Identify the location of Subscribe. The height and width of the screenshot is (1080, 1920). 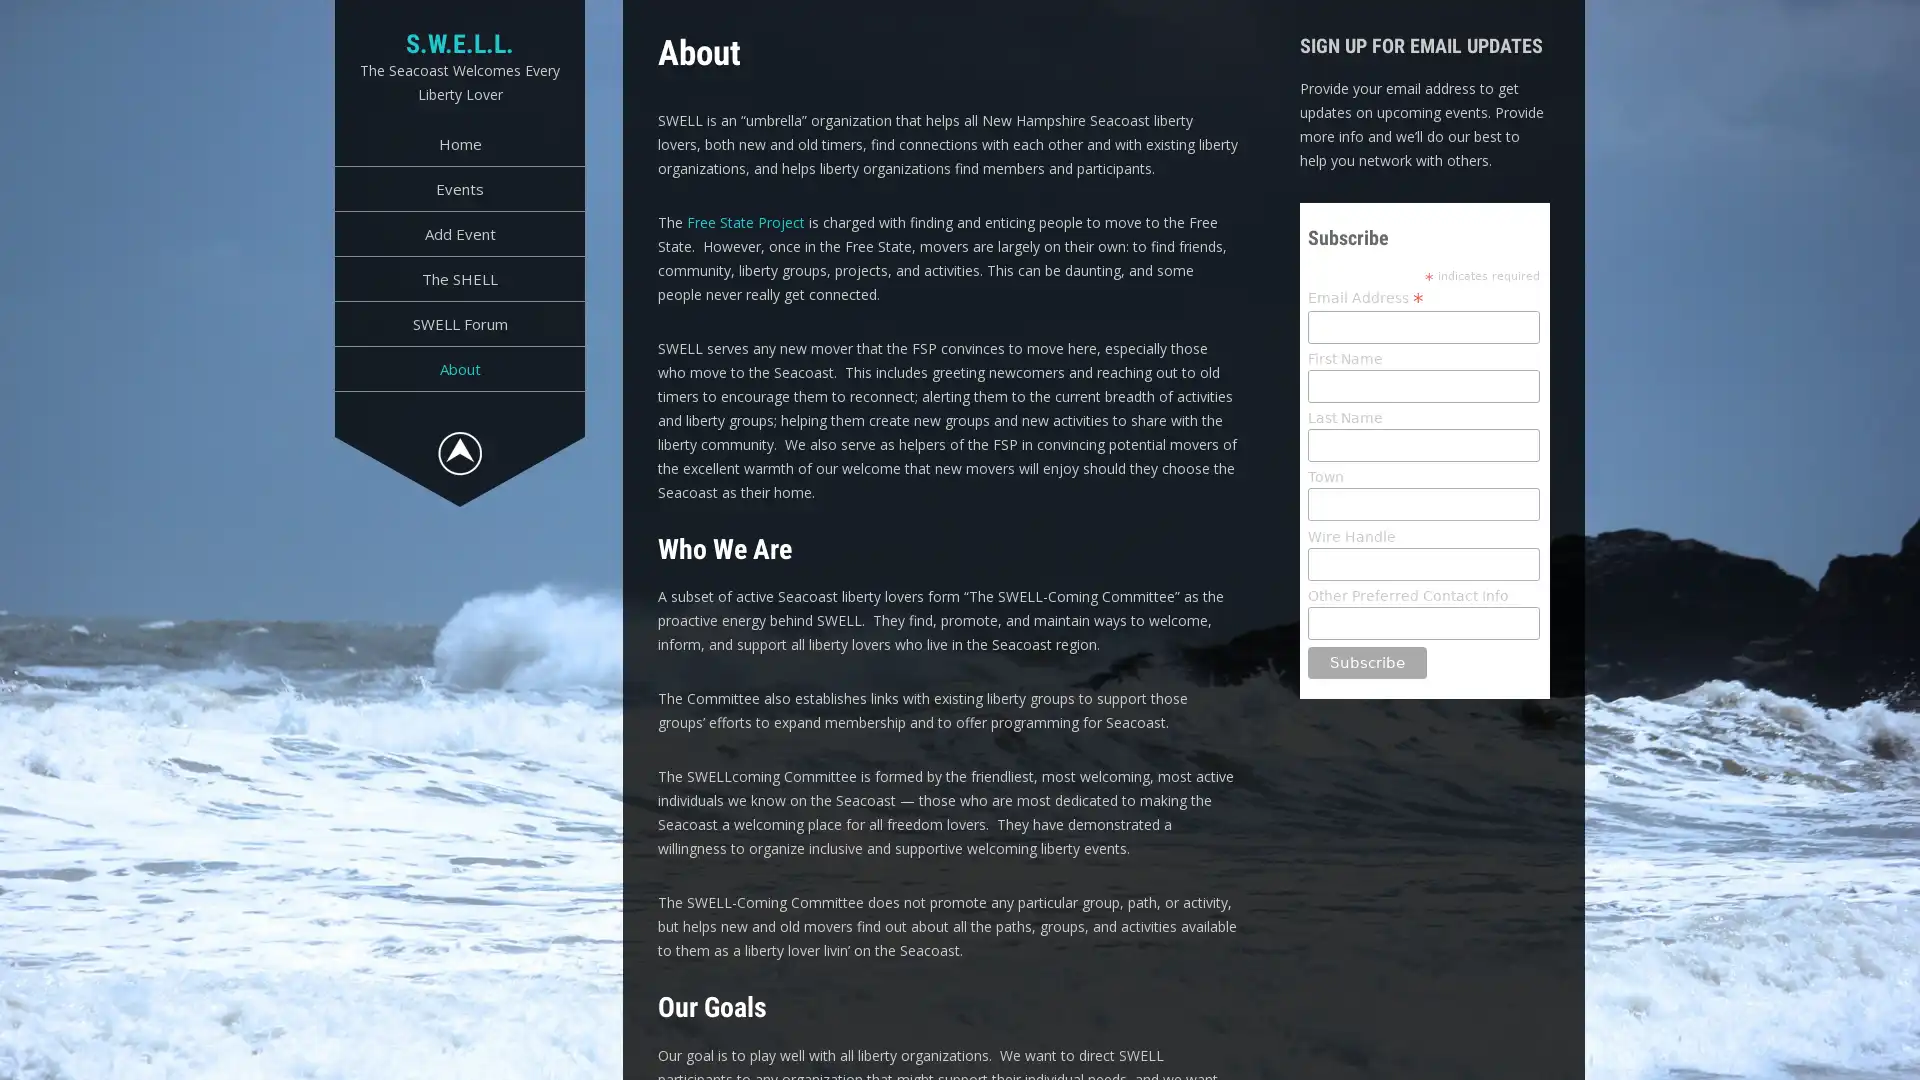
(1365, 663).